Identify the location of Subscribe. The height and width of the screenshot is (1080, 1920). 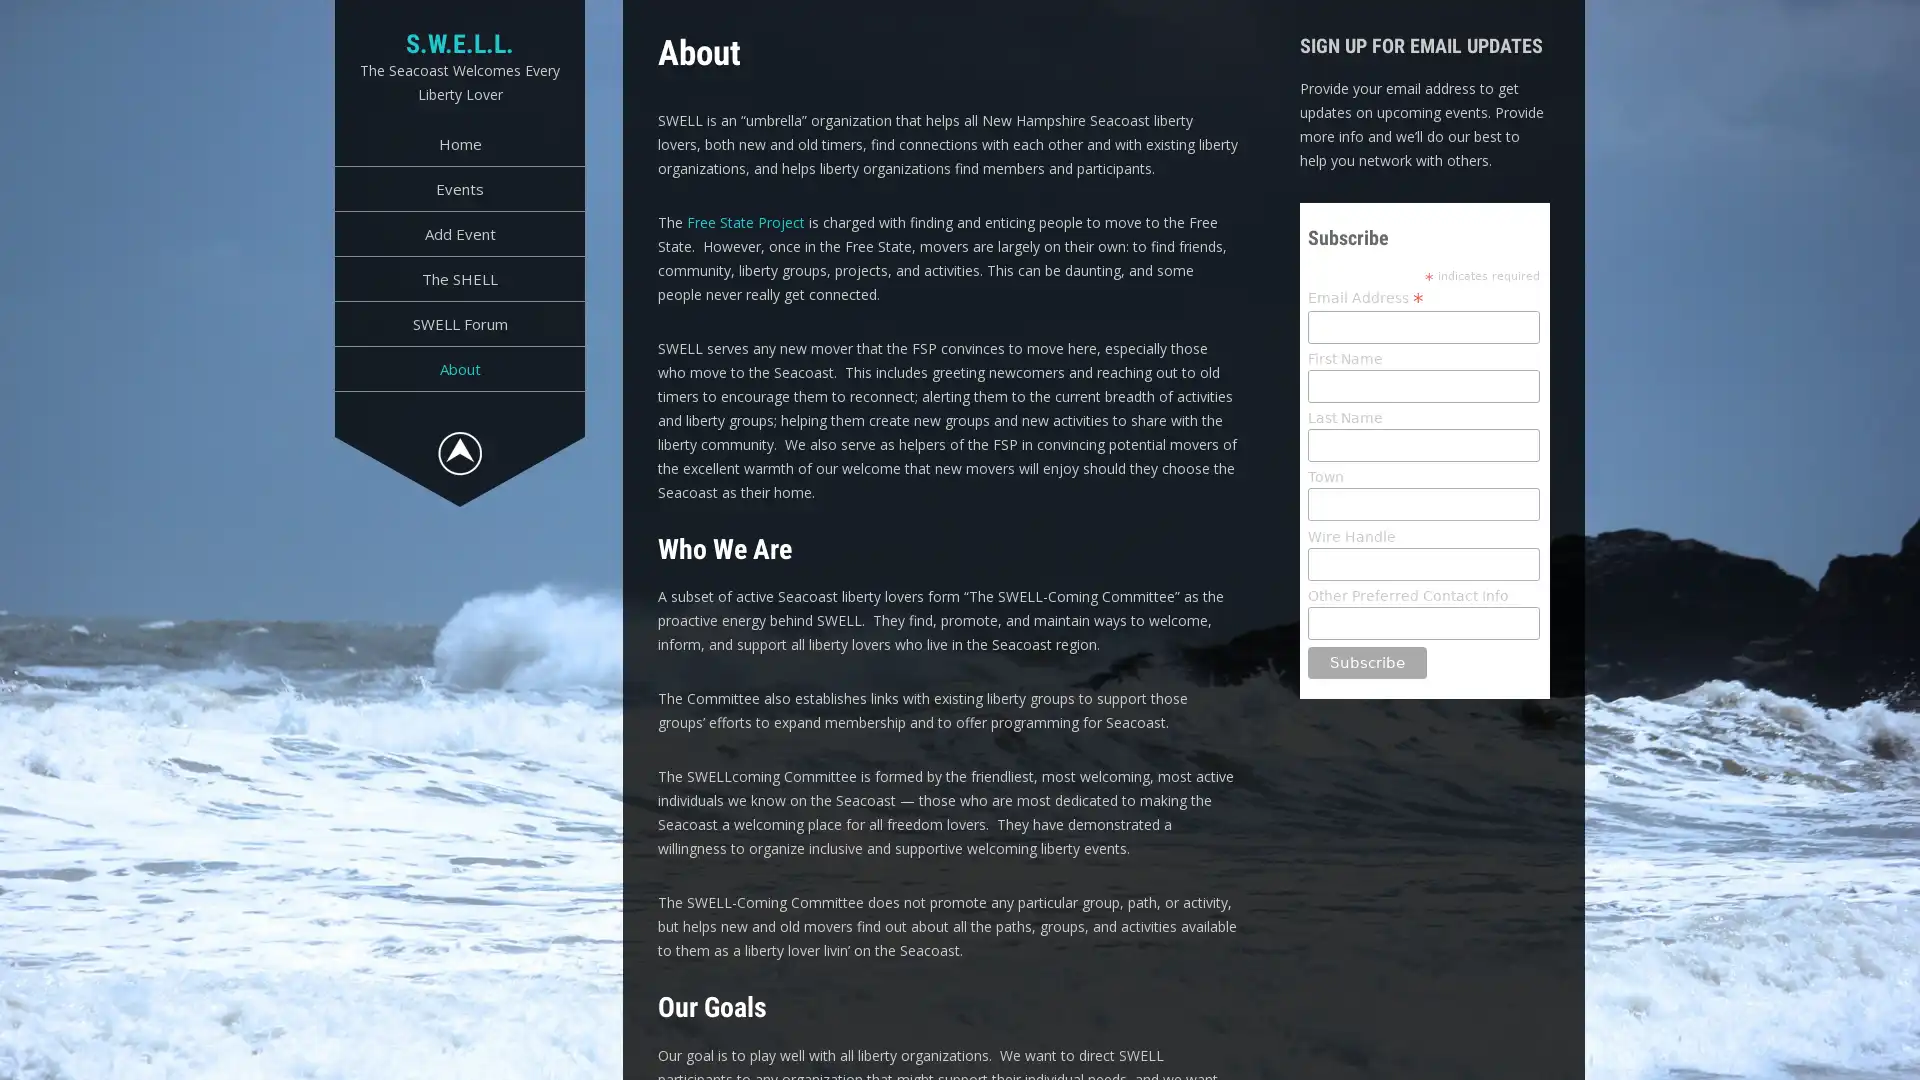
(1365, 663).